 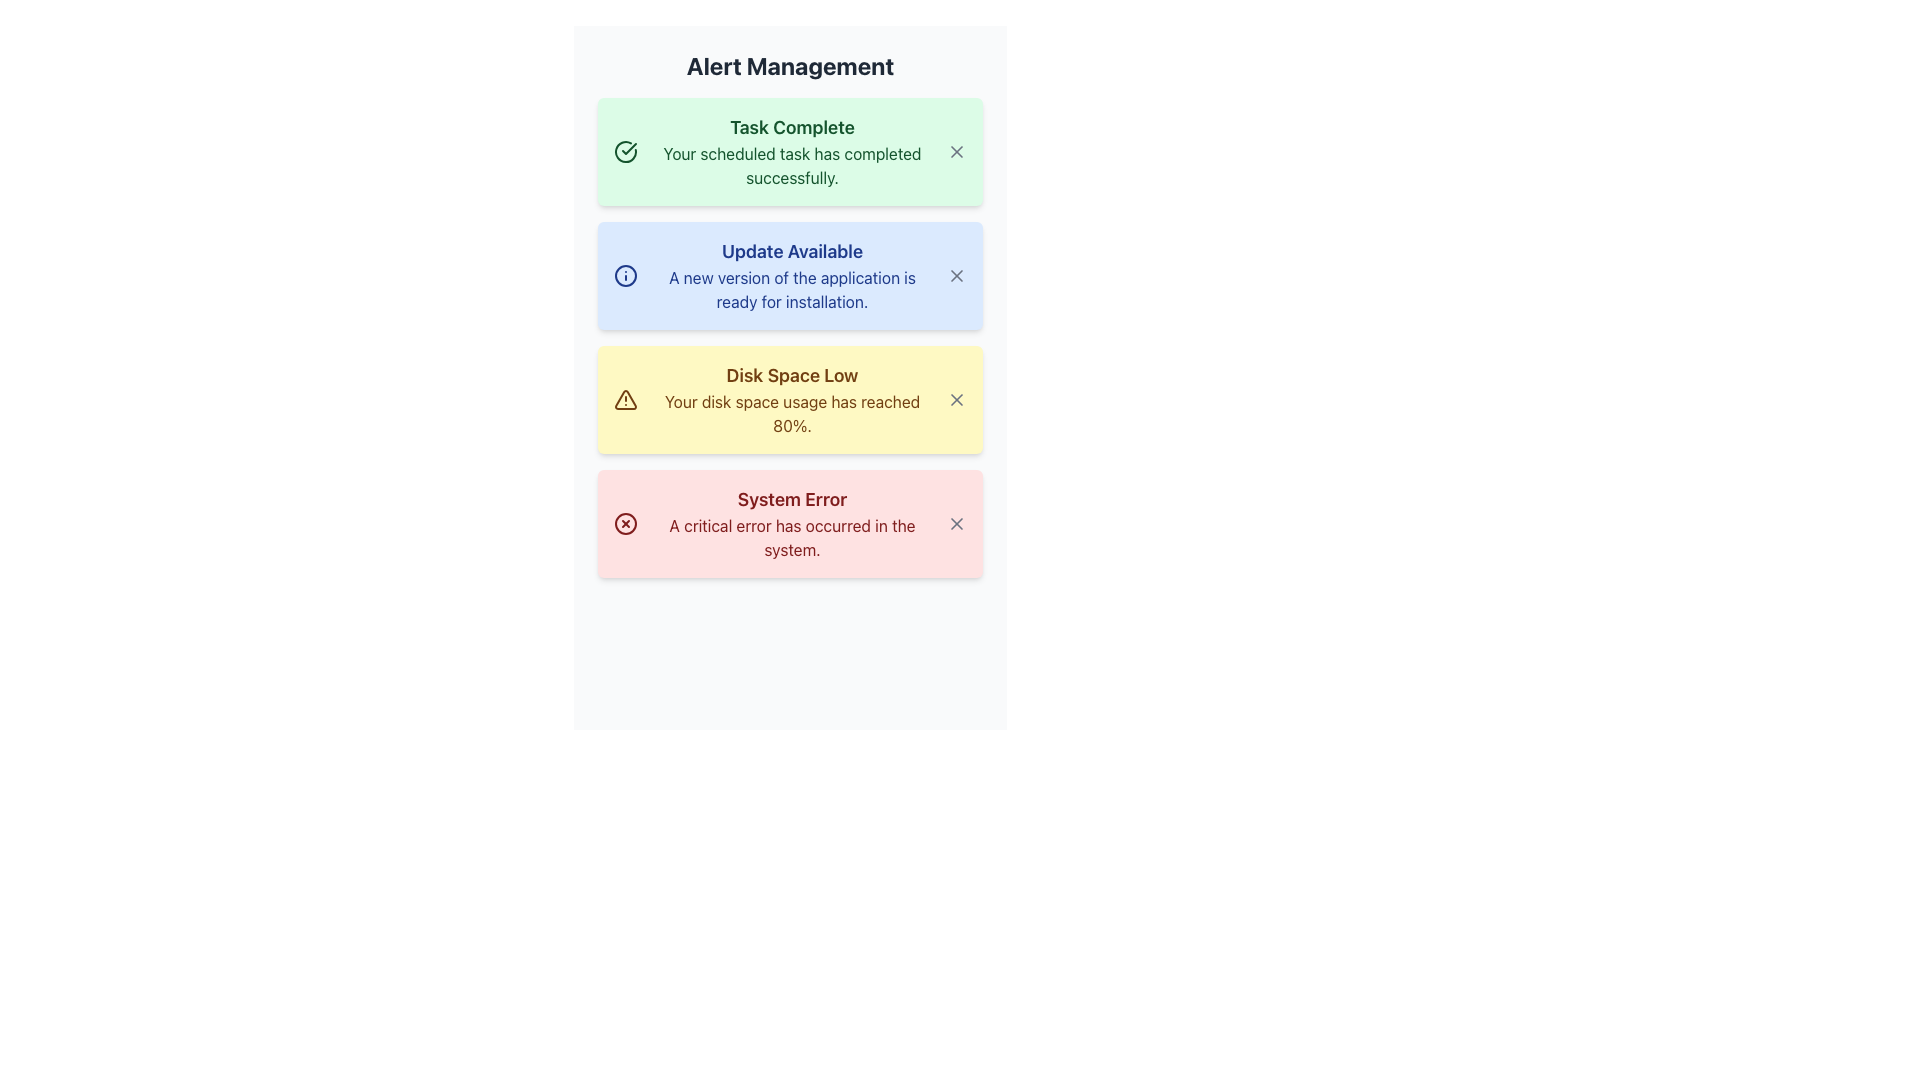 I want to click on the 'X' icon located at the top-right corner of the yellow alert box labeled 'Disk Space Low', so click(x=955, y=400).